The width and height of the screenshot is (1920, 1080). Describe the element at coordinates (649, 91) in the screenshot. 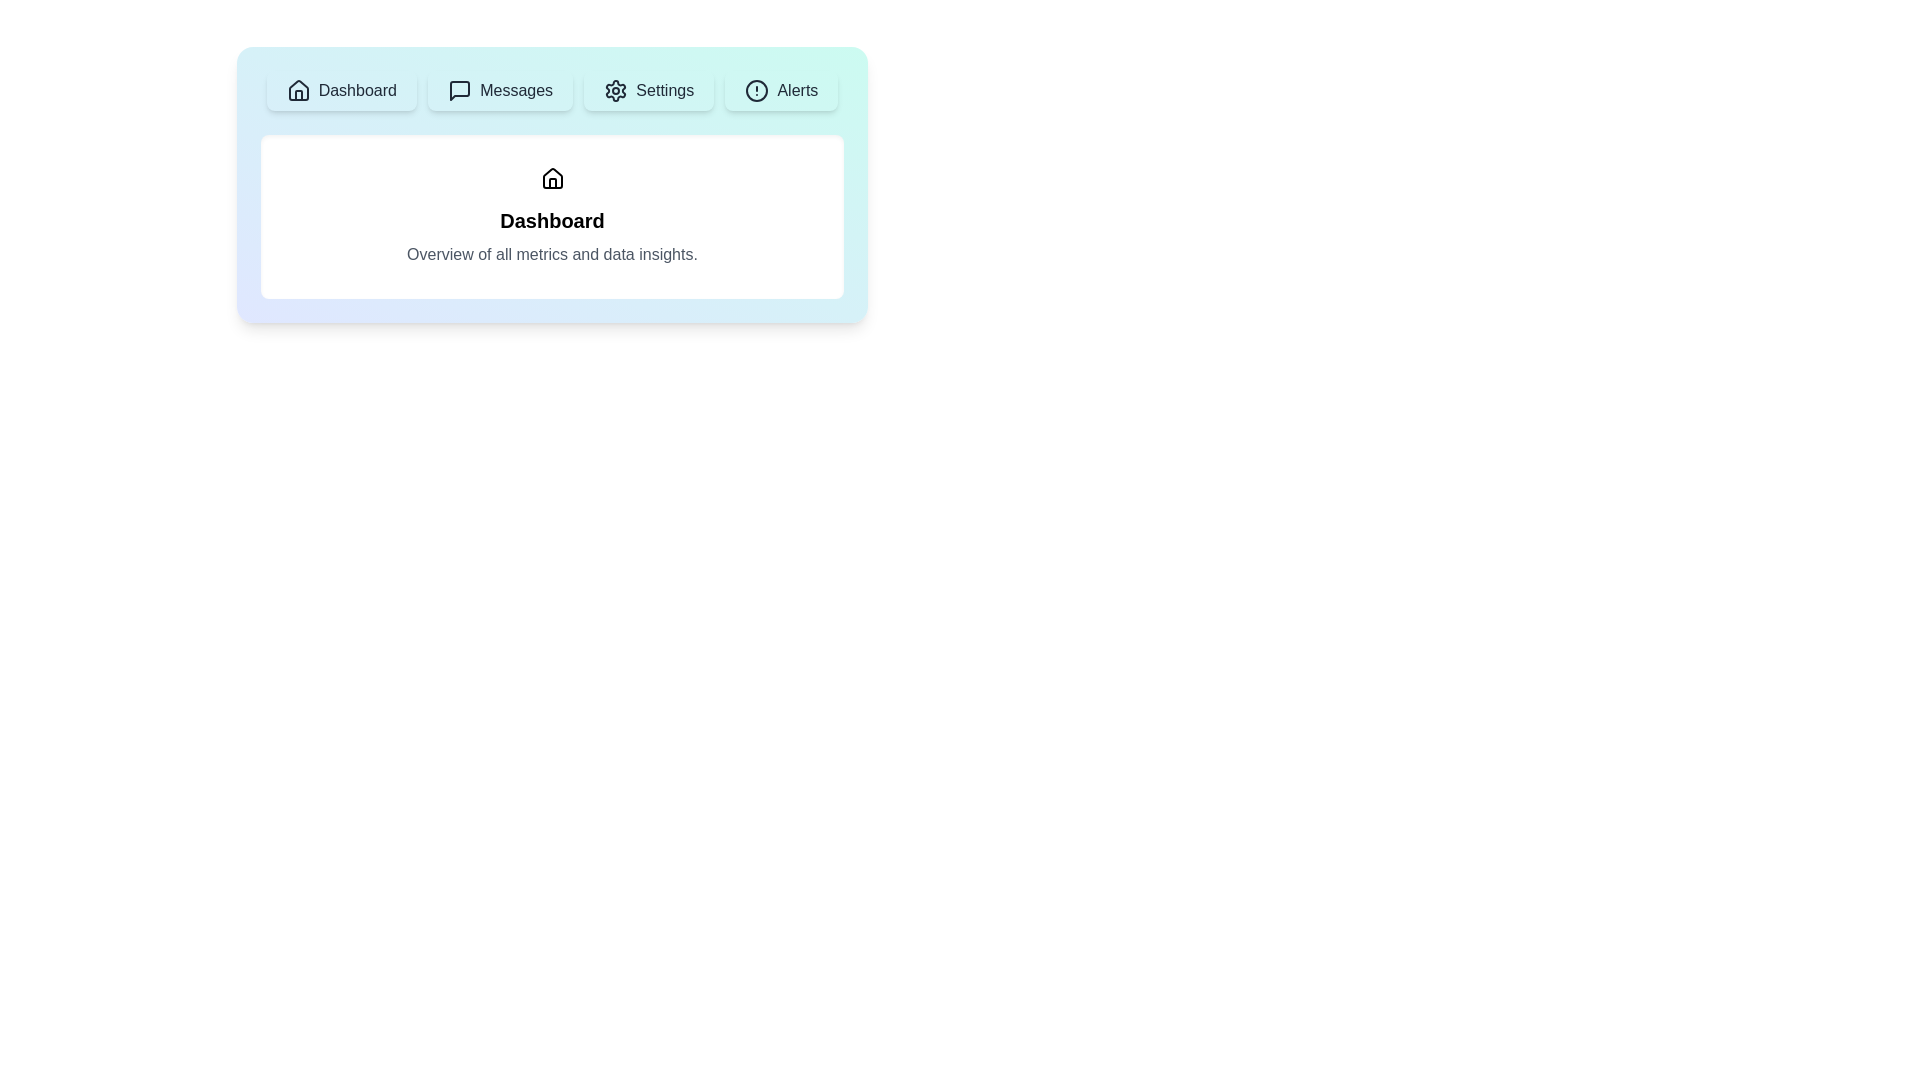

I see `the Settings tab` at that location.